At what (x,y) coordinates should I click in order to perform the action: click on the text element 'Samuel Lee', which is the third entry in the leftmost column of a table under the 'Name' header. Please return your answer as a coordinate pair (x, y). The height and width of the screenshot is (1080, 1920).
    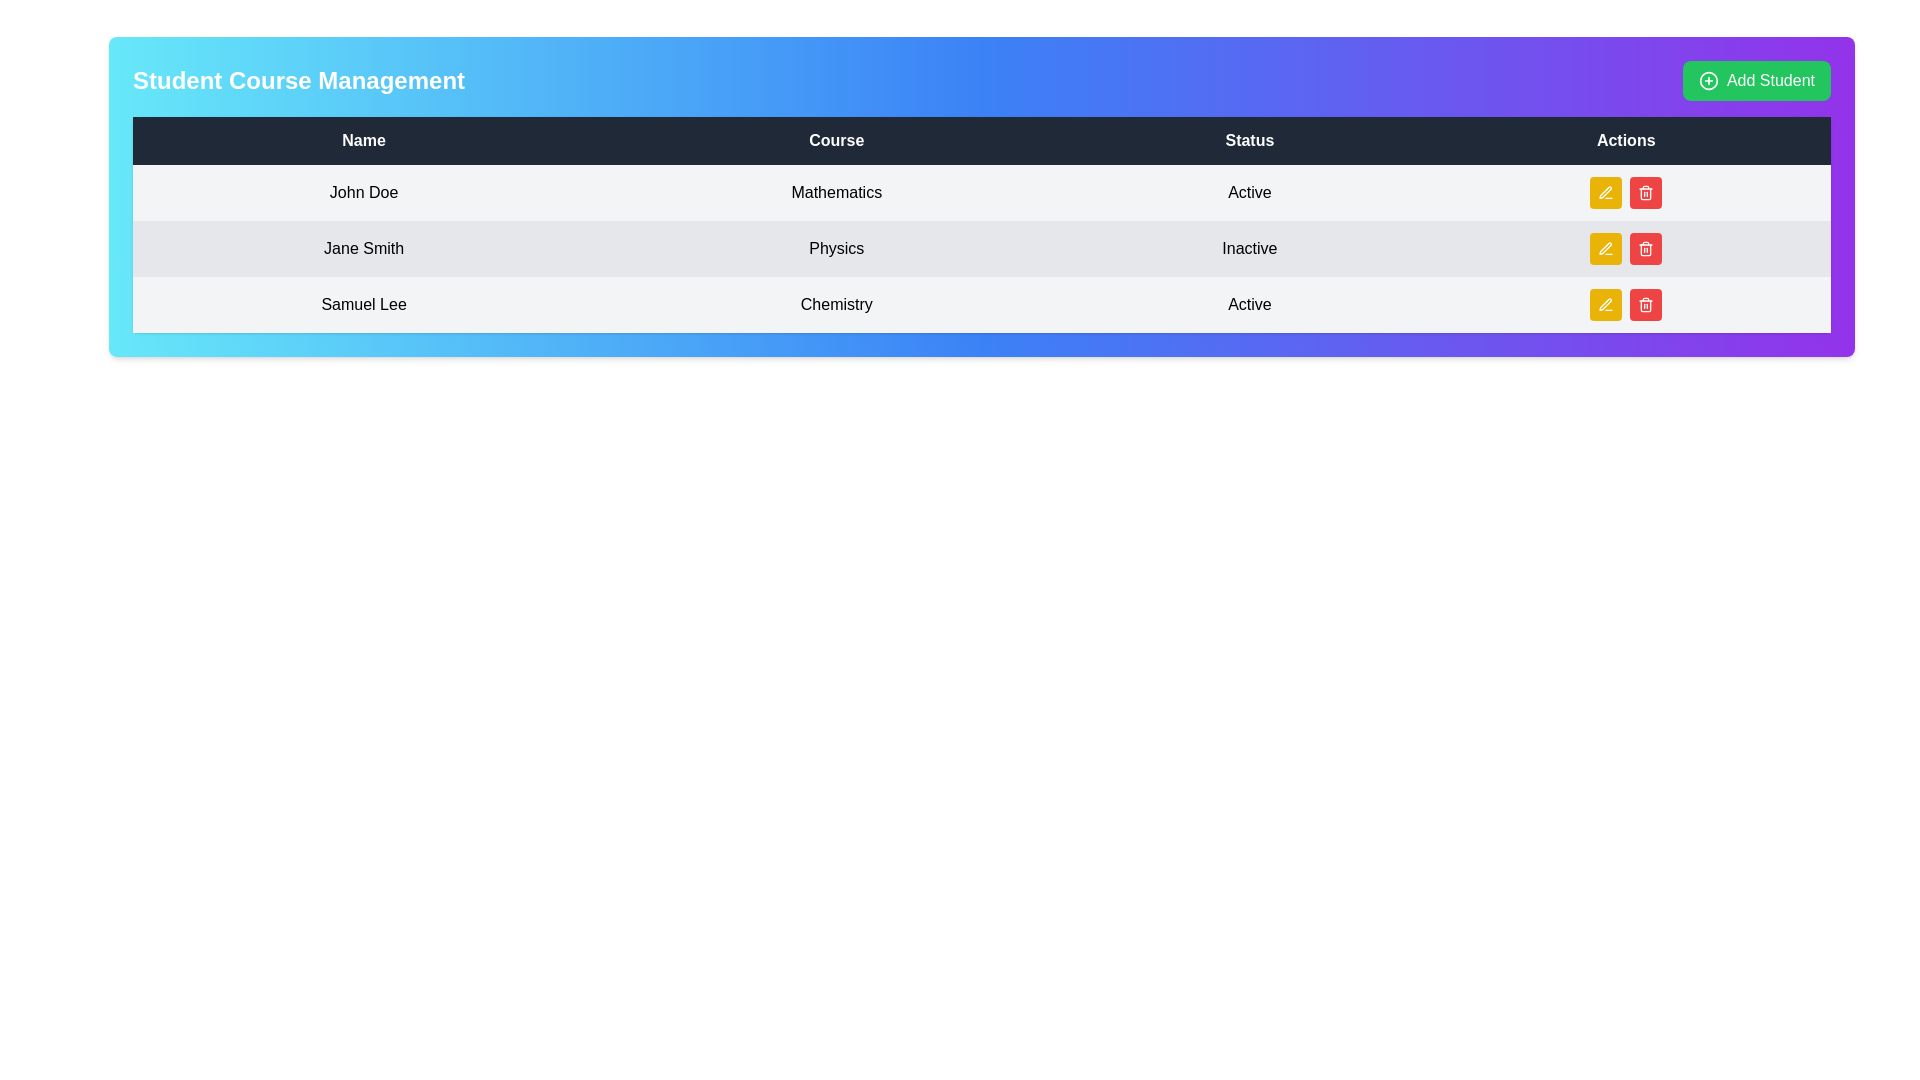
    Looking at the image, I should click on (364, 304).